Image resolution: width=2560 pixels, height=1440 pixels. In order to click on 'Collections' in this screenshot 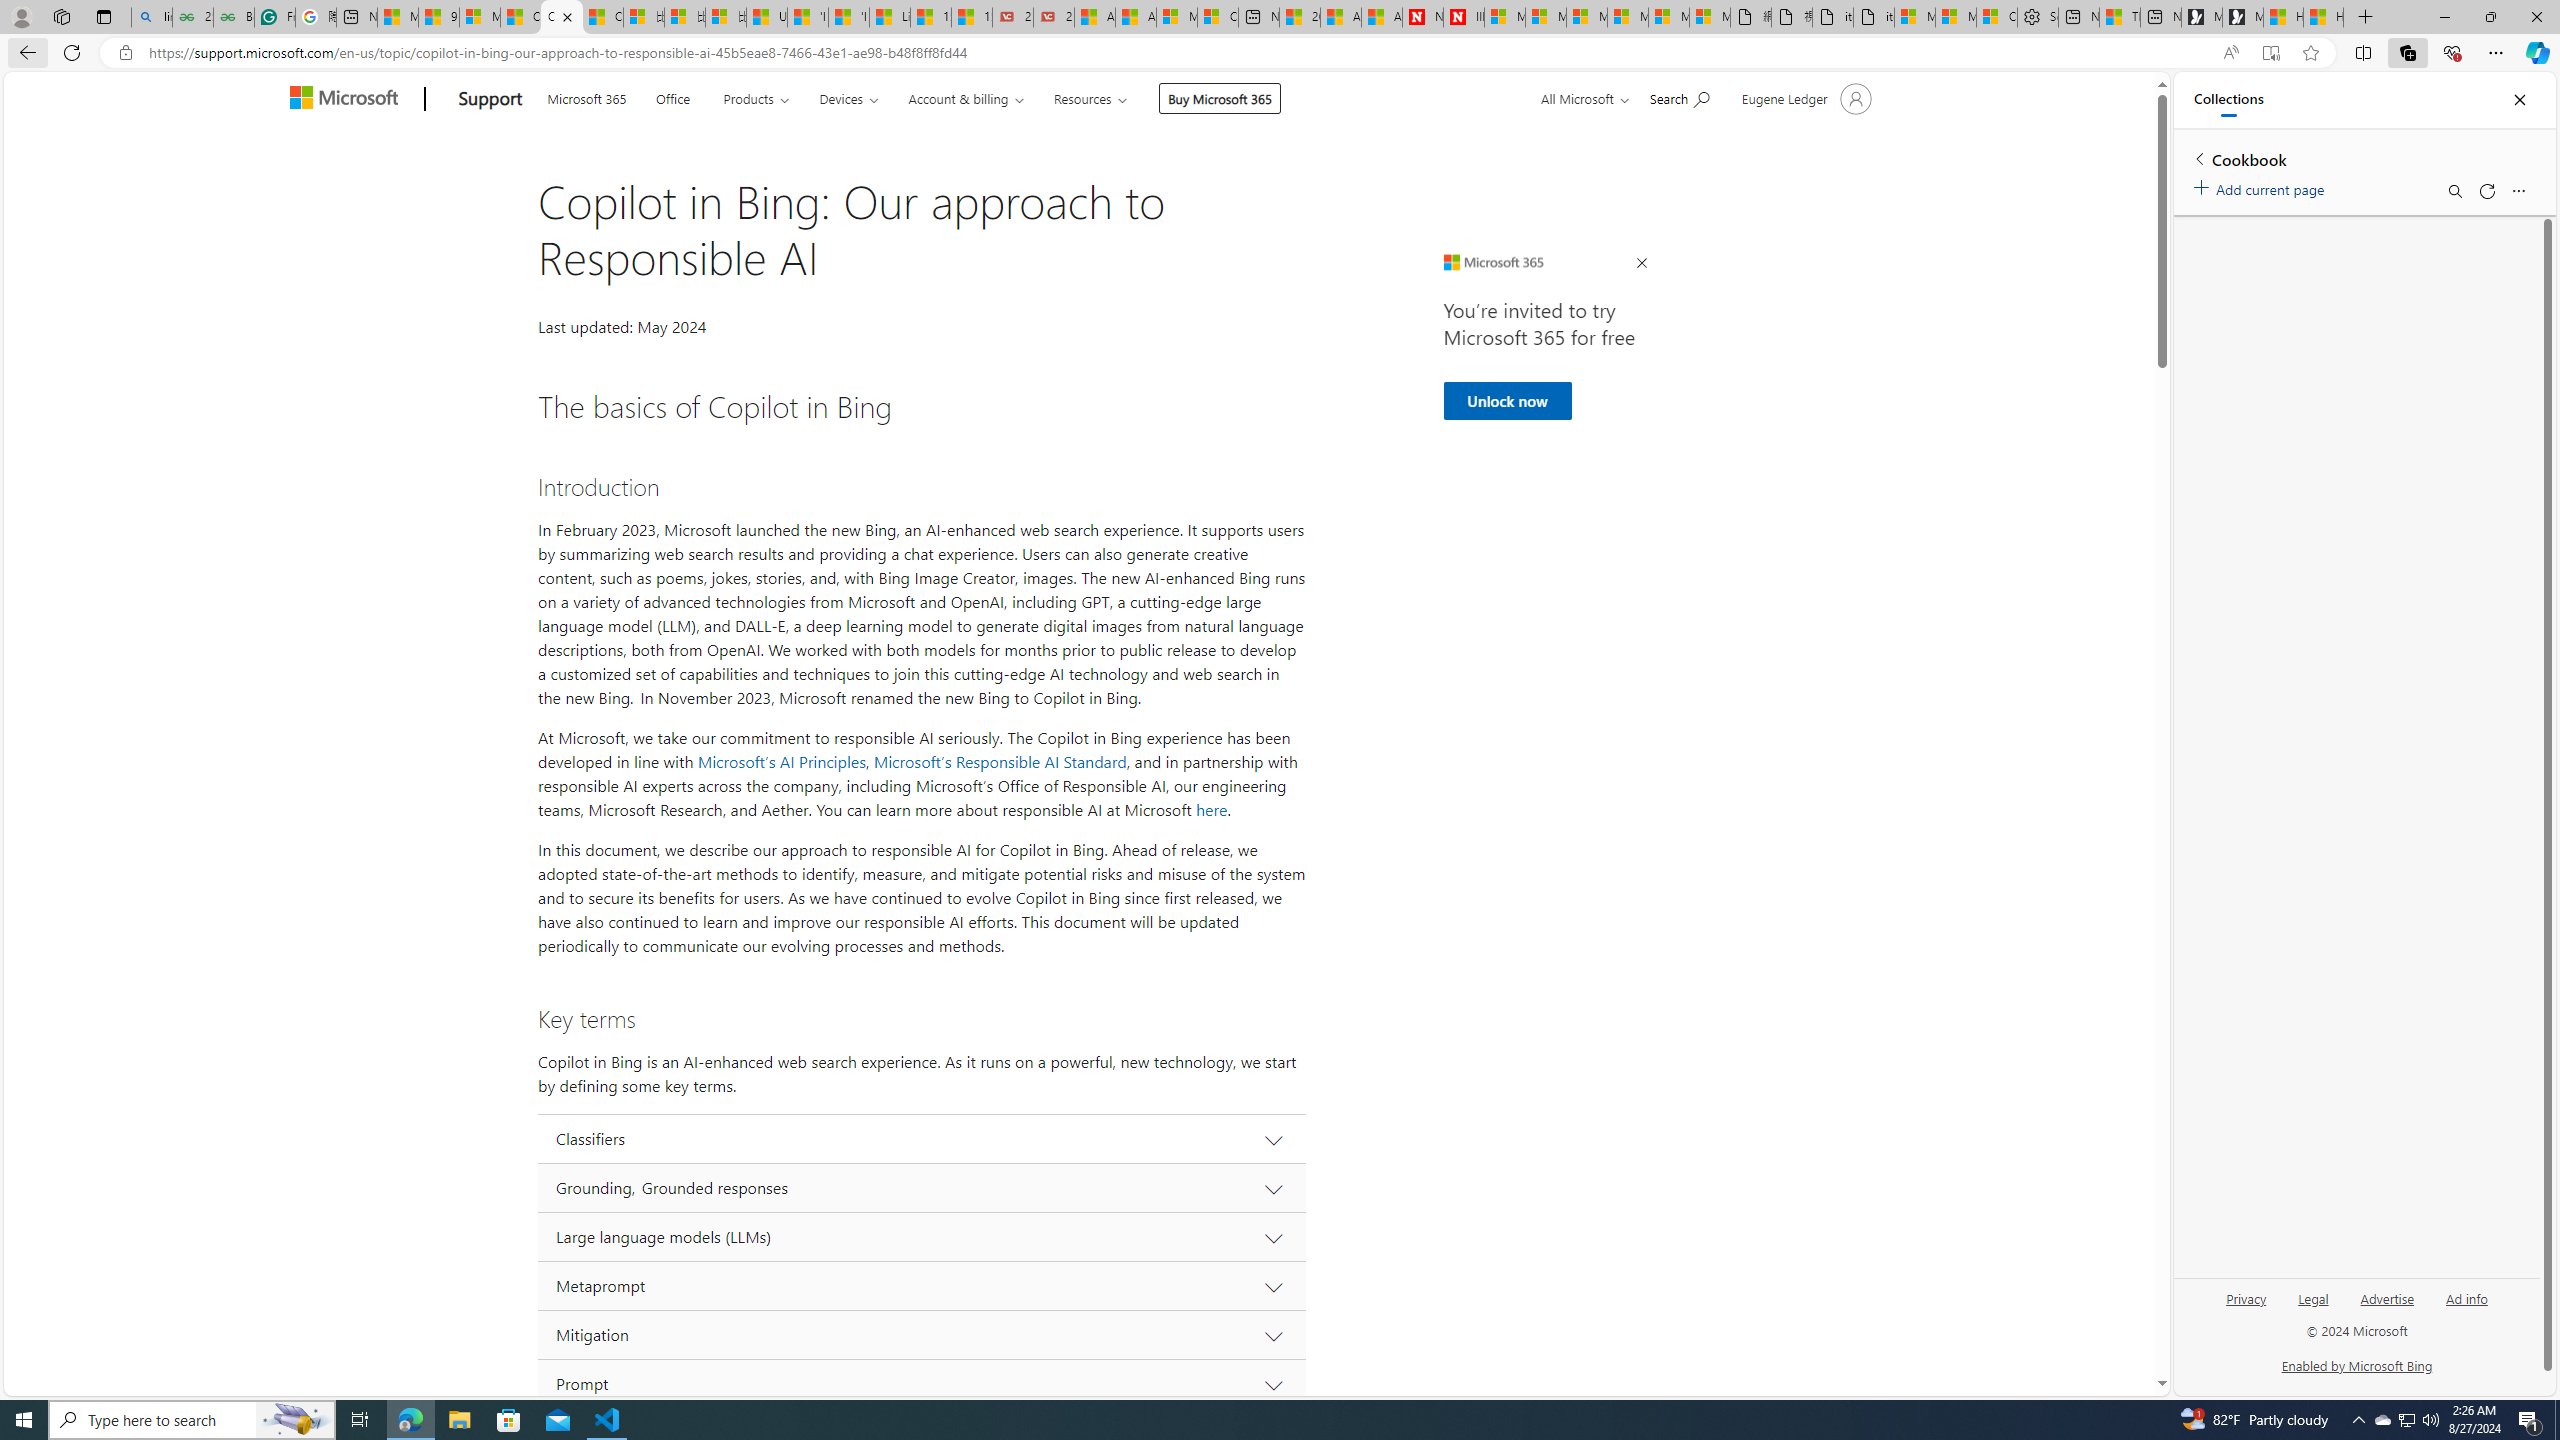, I will do `click(2406, 51)`.